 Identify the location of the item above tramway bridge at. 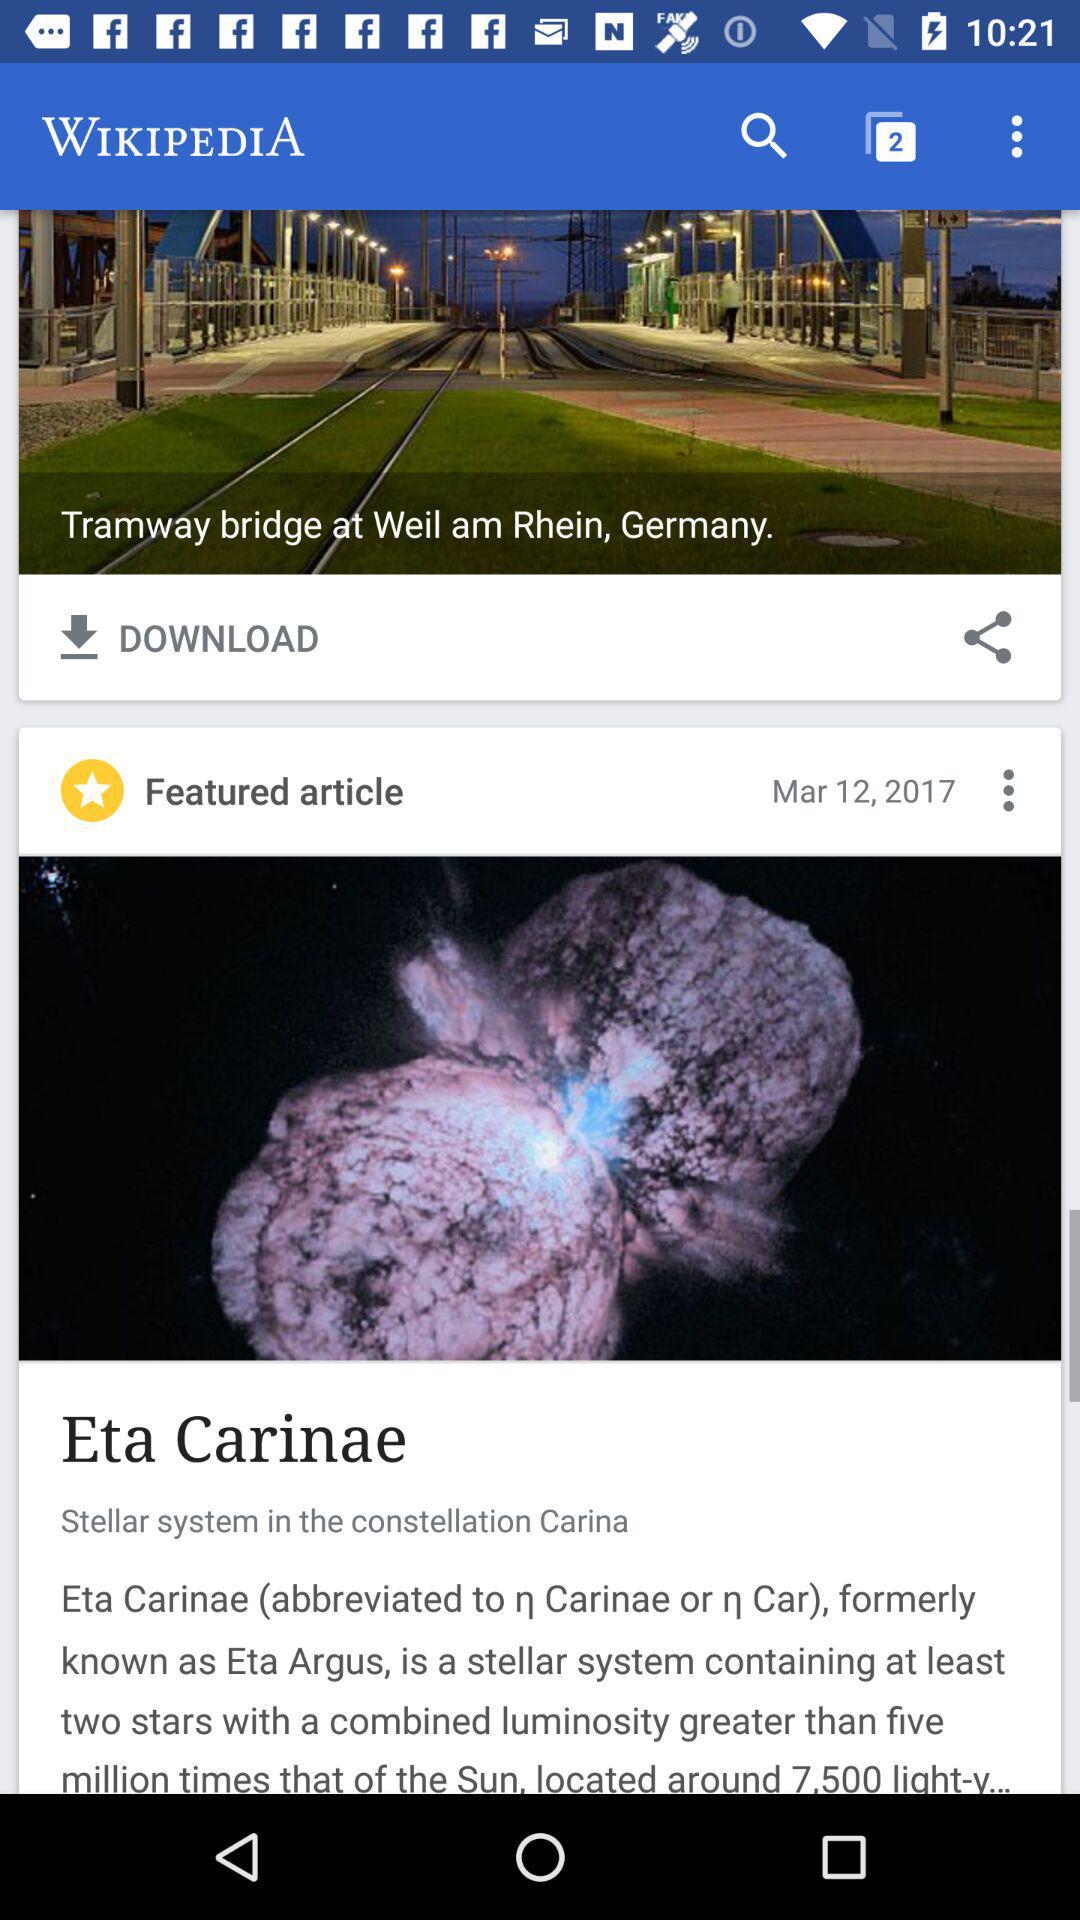
(1017, 135).